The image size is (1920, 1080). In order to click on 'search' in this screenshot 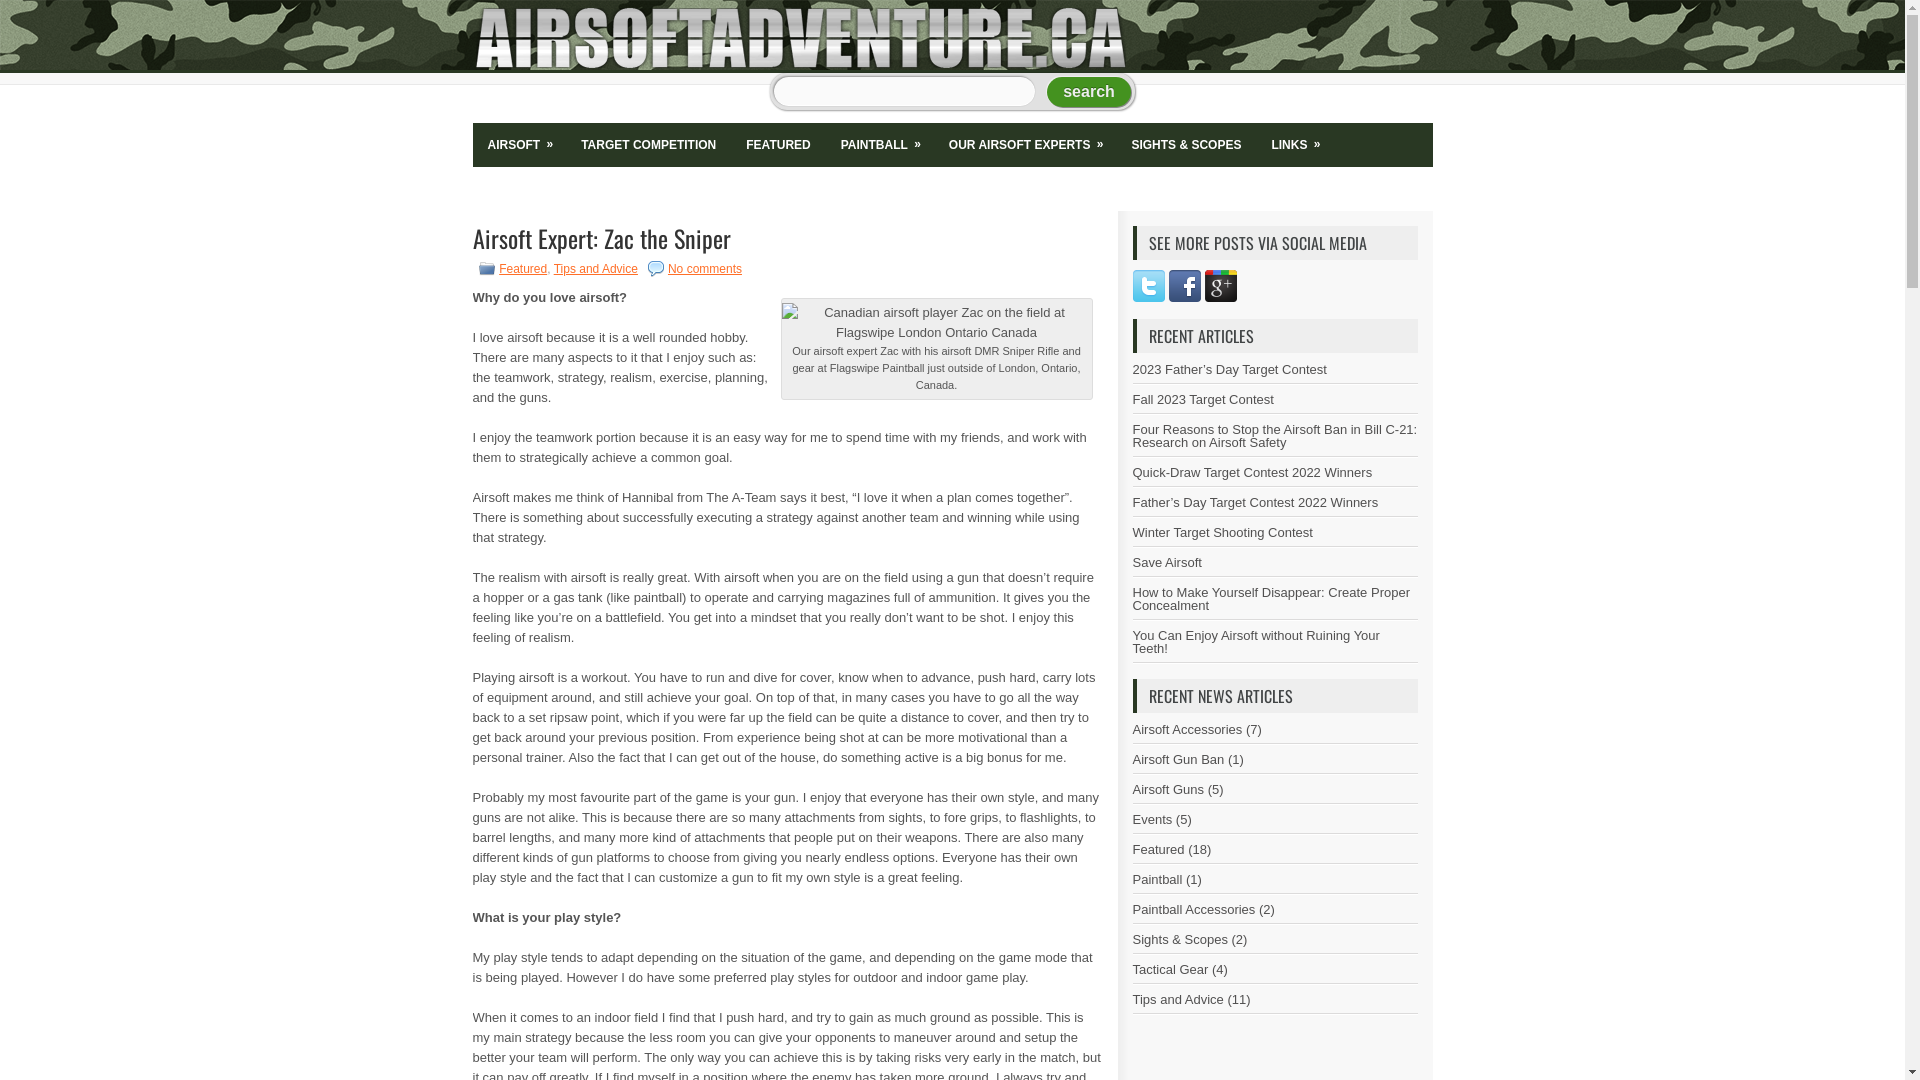, I will do `click(1088, 92)`.